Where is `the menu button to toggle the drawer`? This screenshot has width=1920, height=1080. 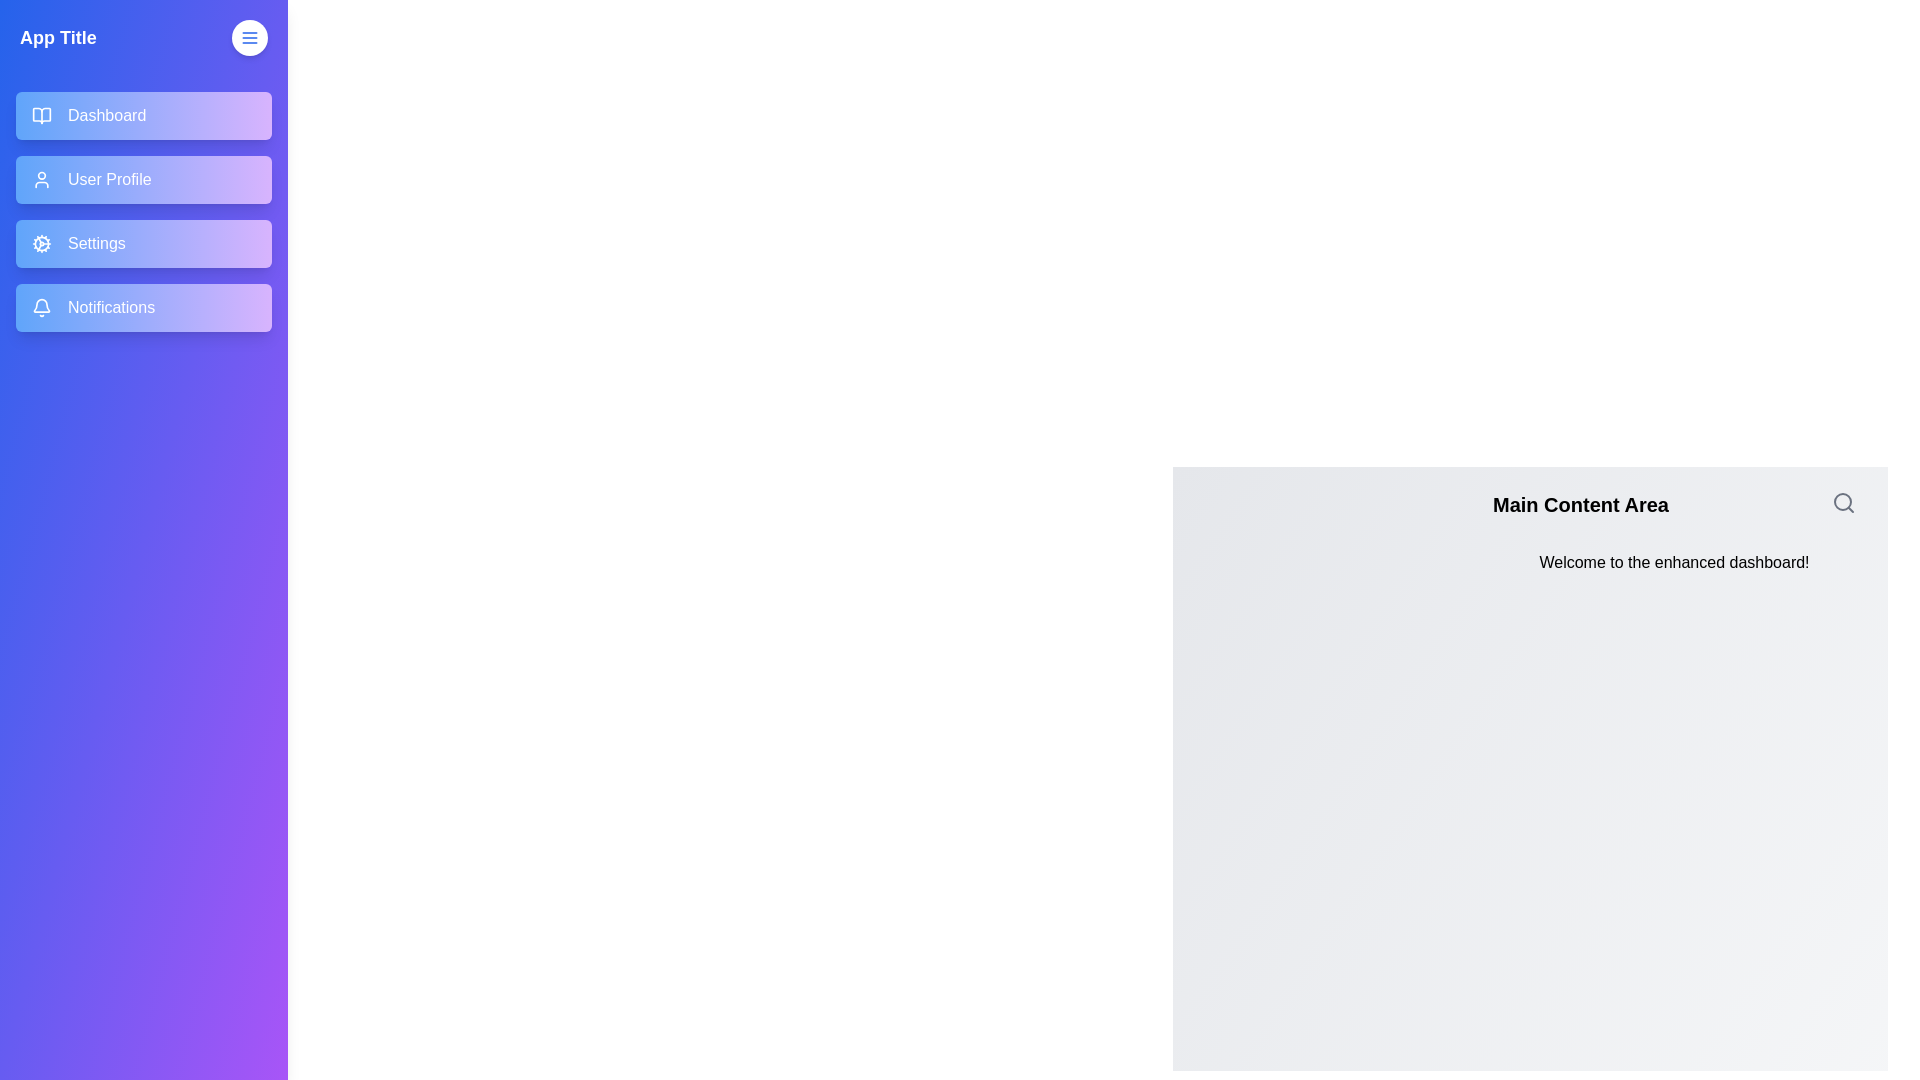 the menu button to toggle the drawer is located at coordinates (248, 38).